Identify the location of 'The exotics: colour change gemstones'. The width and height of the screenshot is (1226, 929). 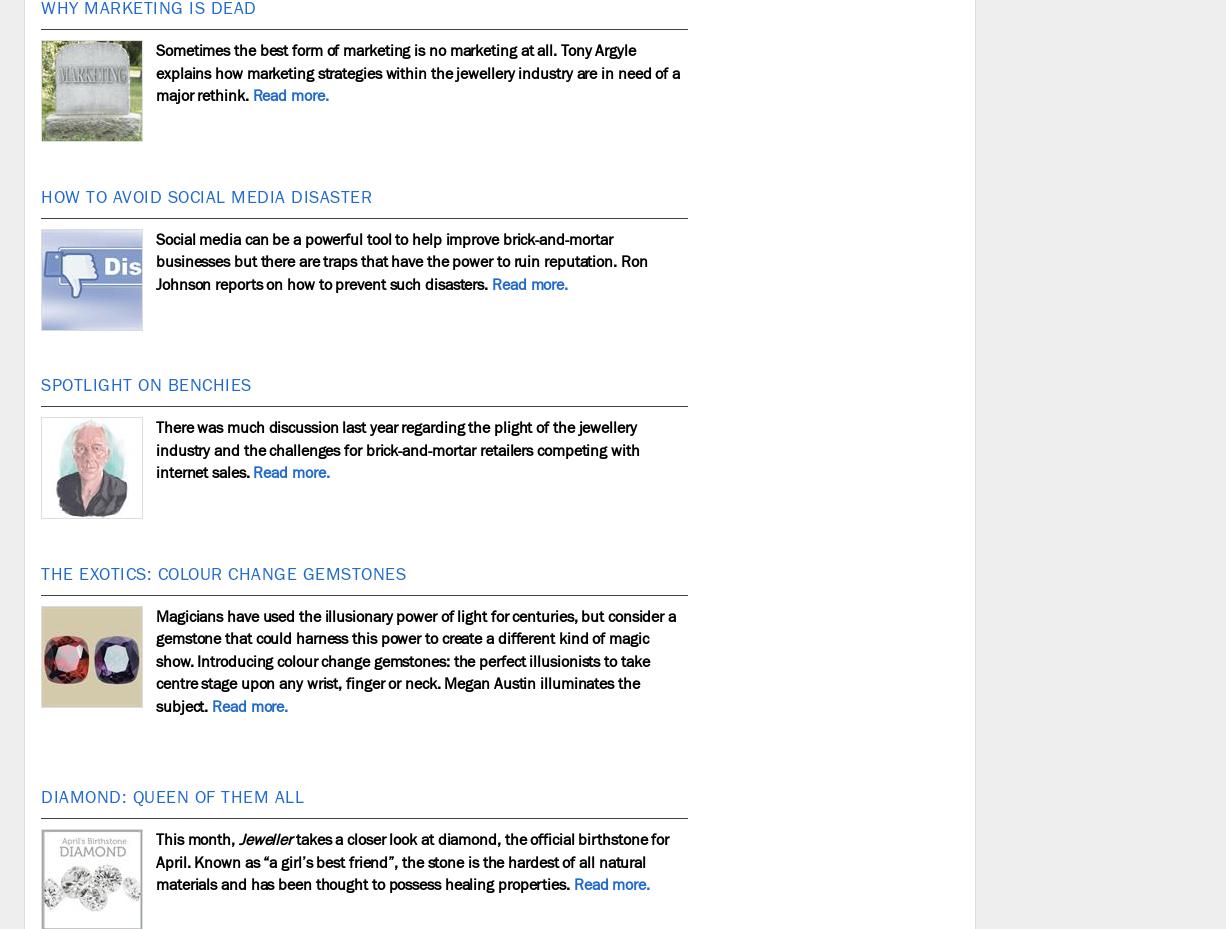
(223, 572).